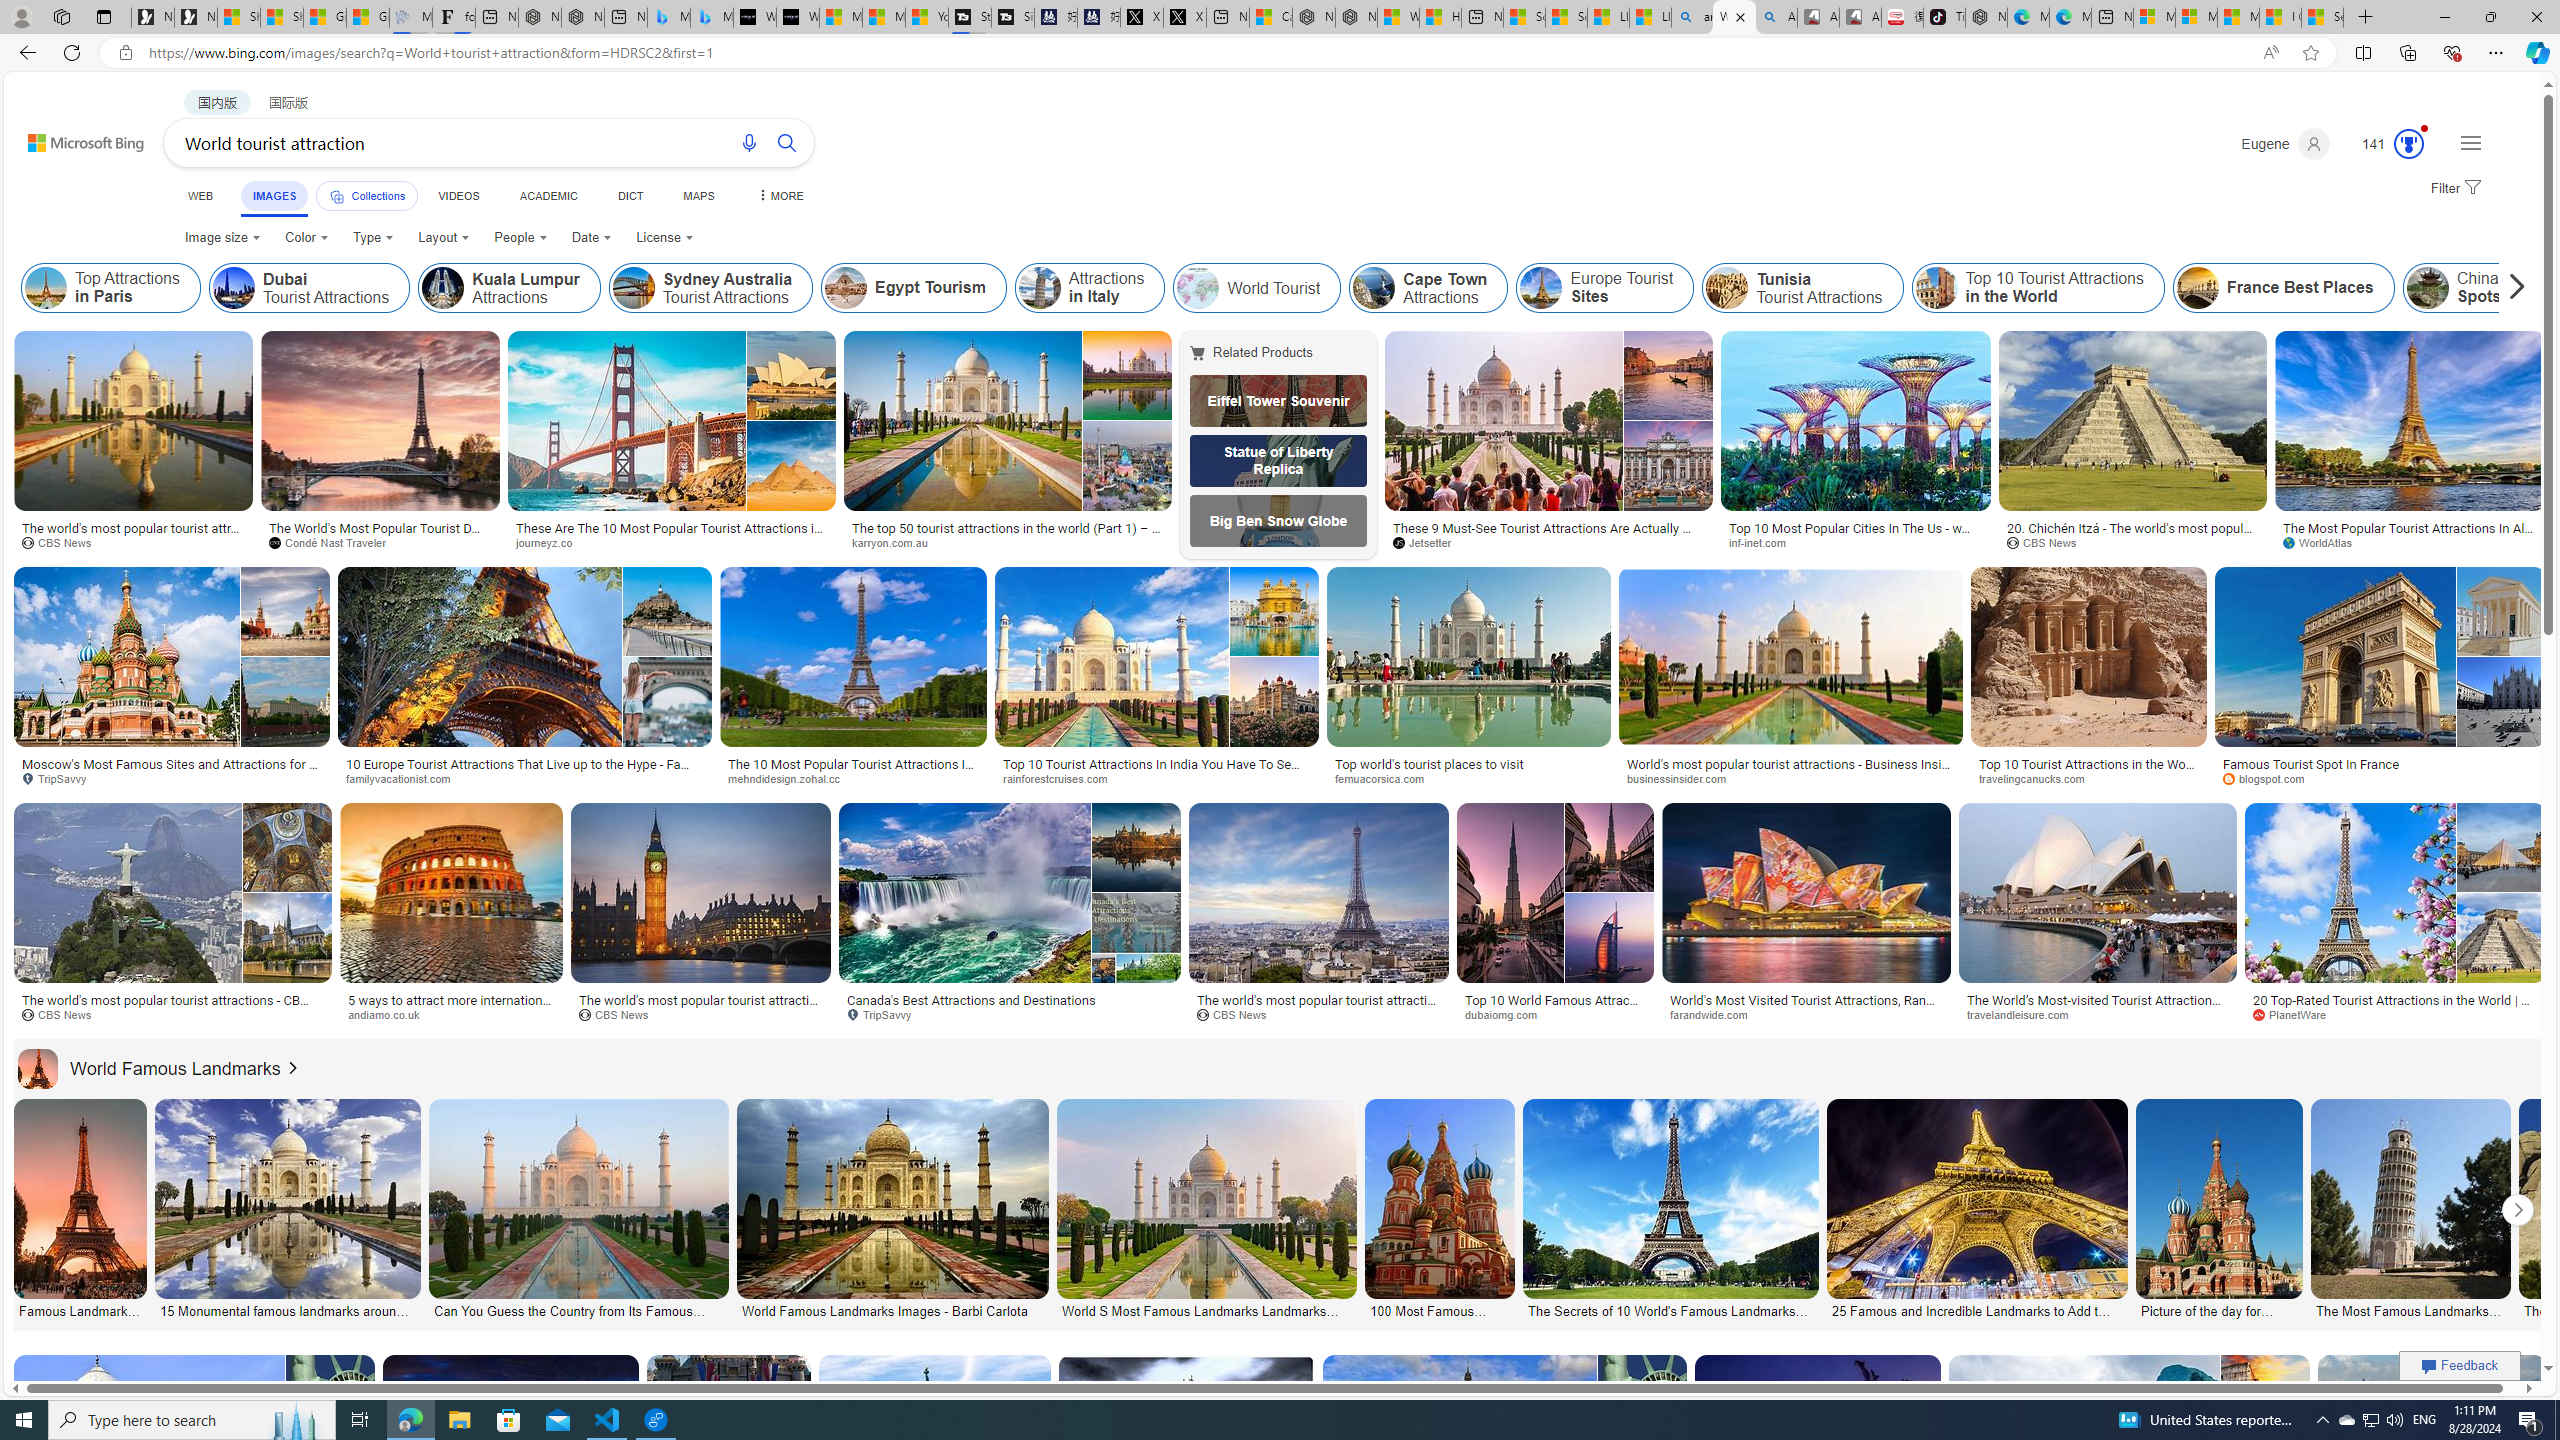  Describe the element at coordinates (1277, 520) in the screenshot. I see `'Big Ben Snow Globe'` at that location.